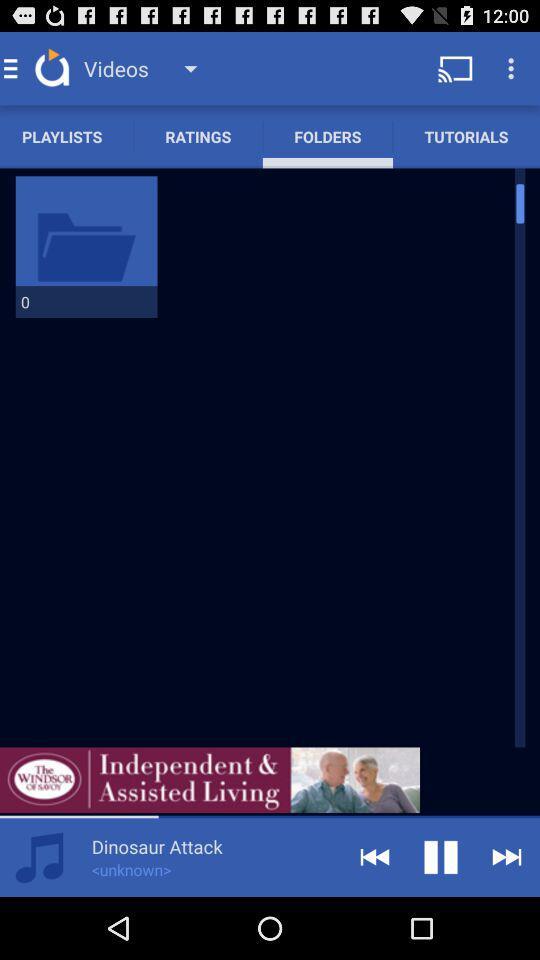 This screenshot has height=960, width=540. I want to click on the av_rewind icon, so click(374, 917).